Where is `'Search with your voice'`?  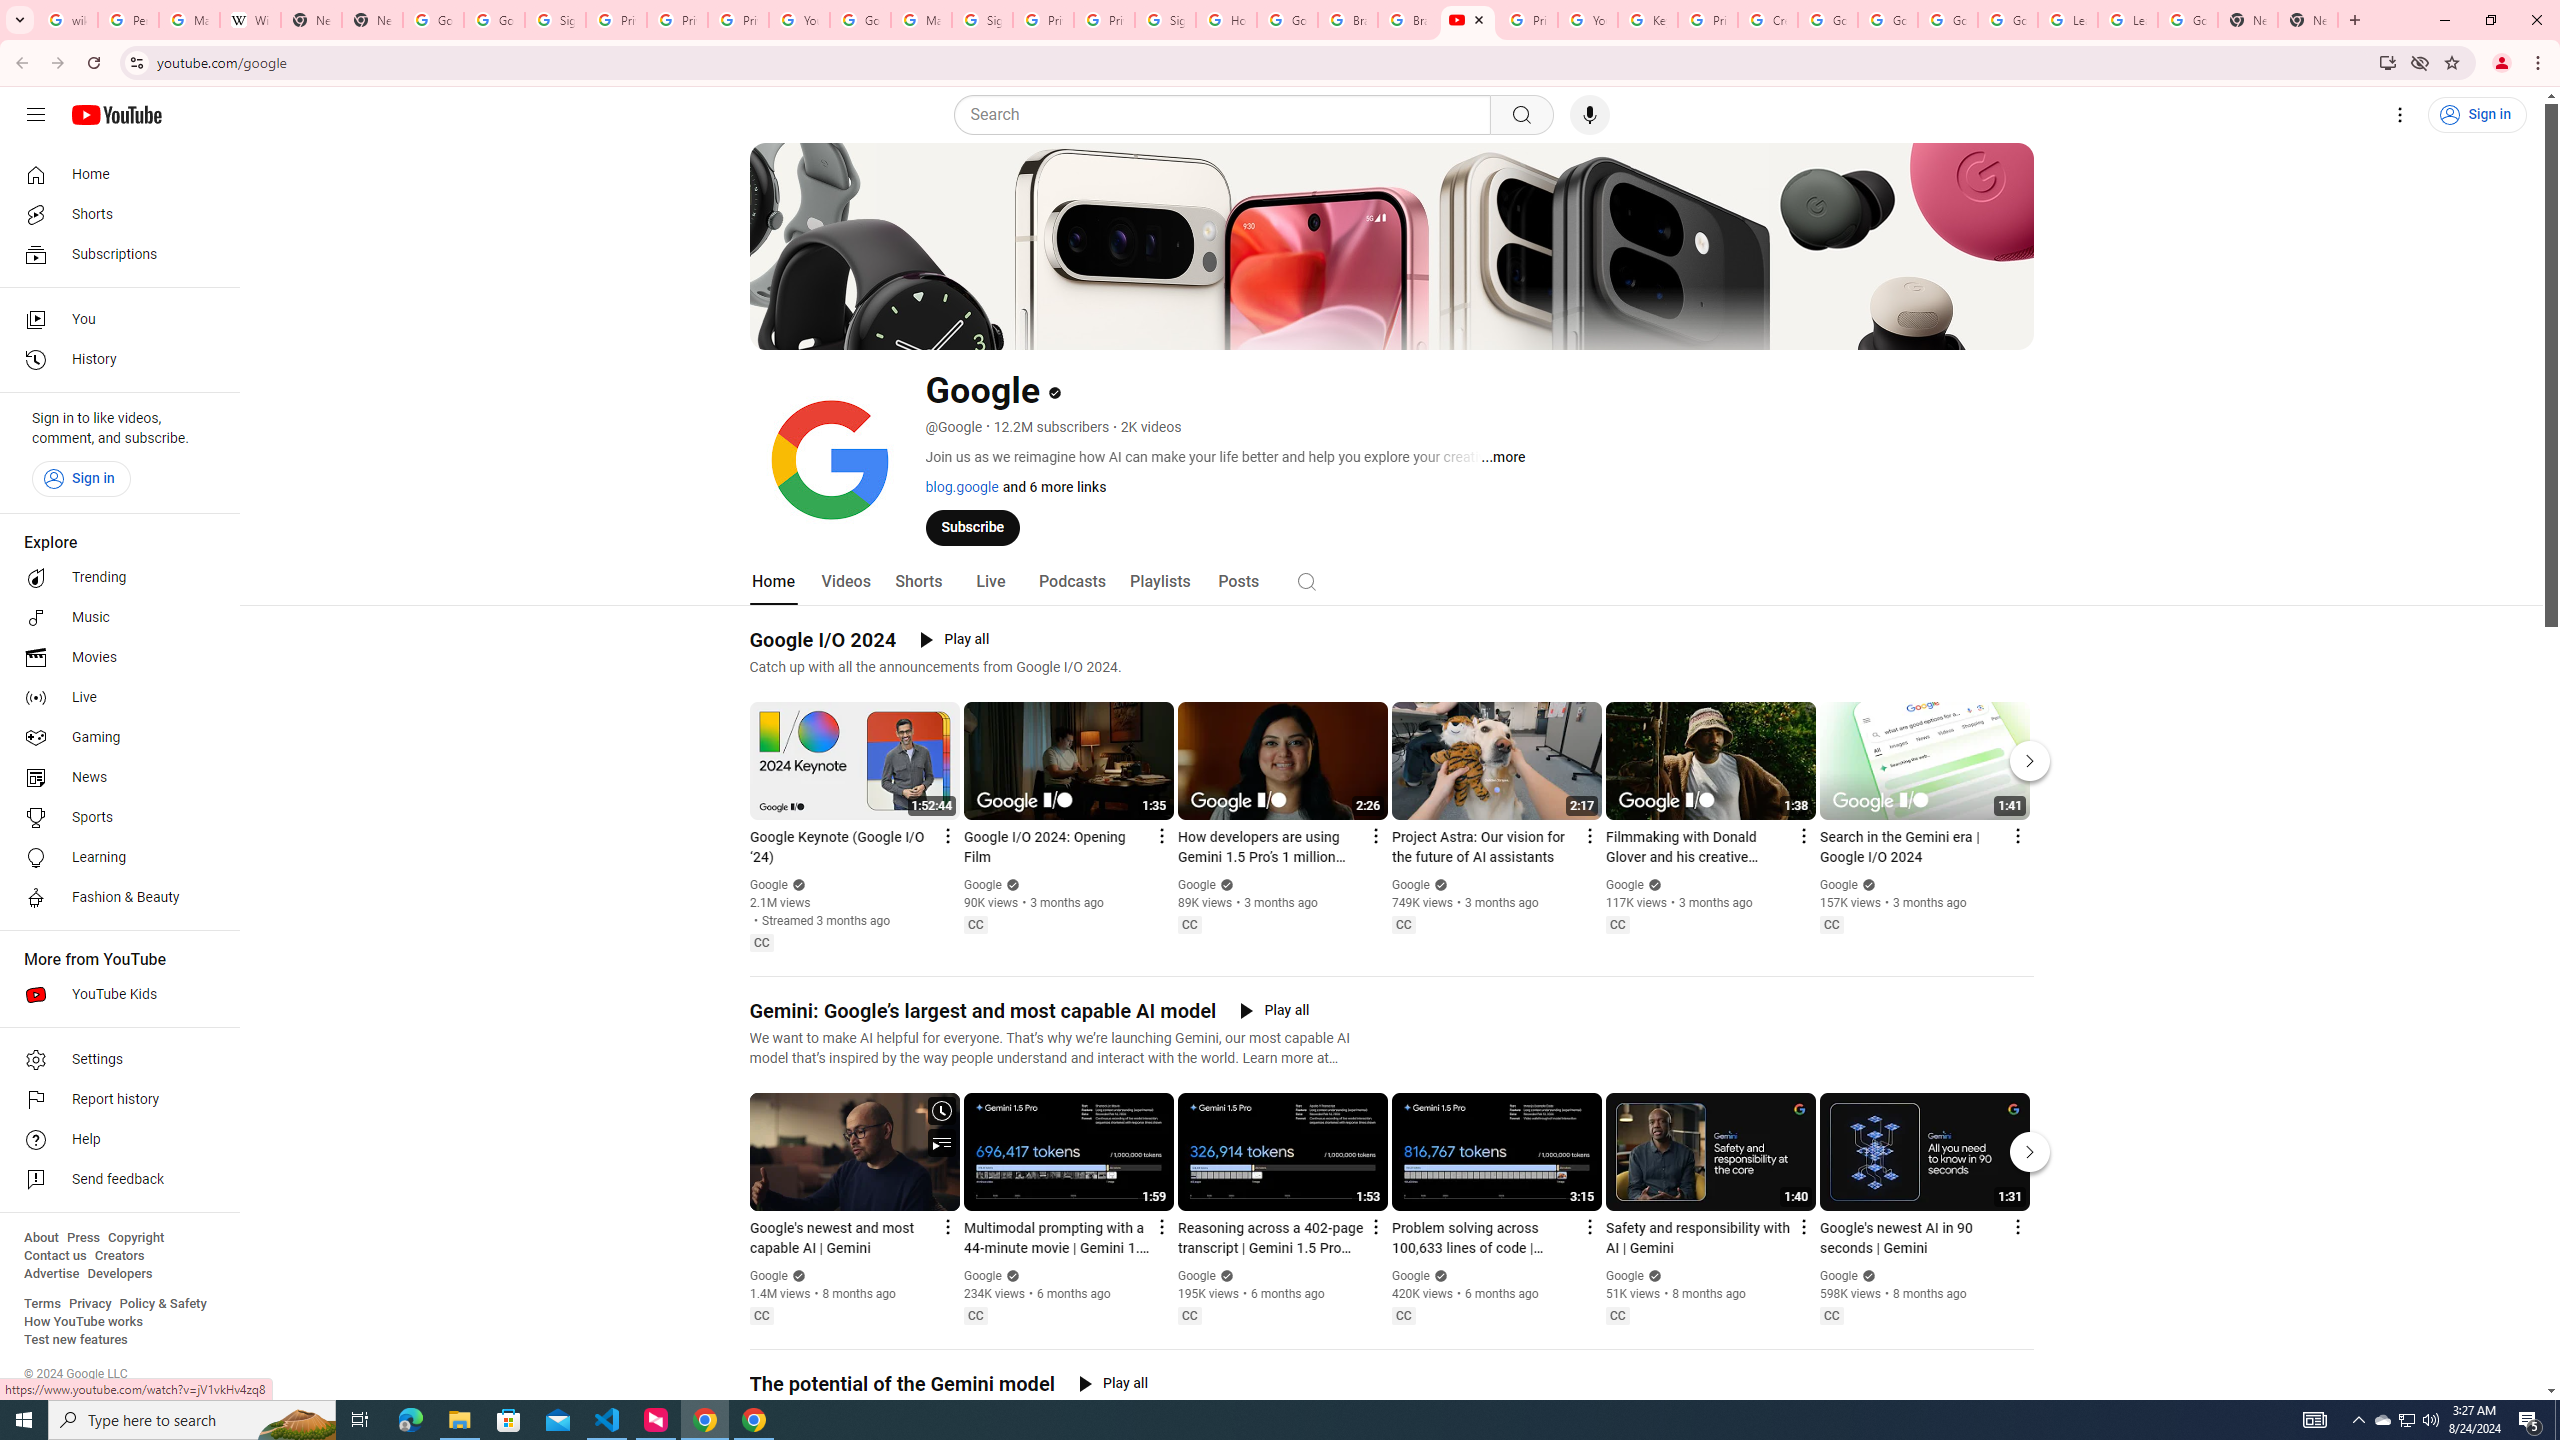 'Search with your voice' is located at coordinates (1589, 114).